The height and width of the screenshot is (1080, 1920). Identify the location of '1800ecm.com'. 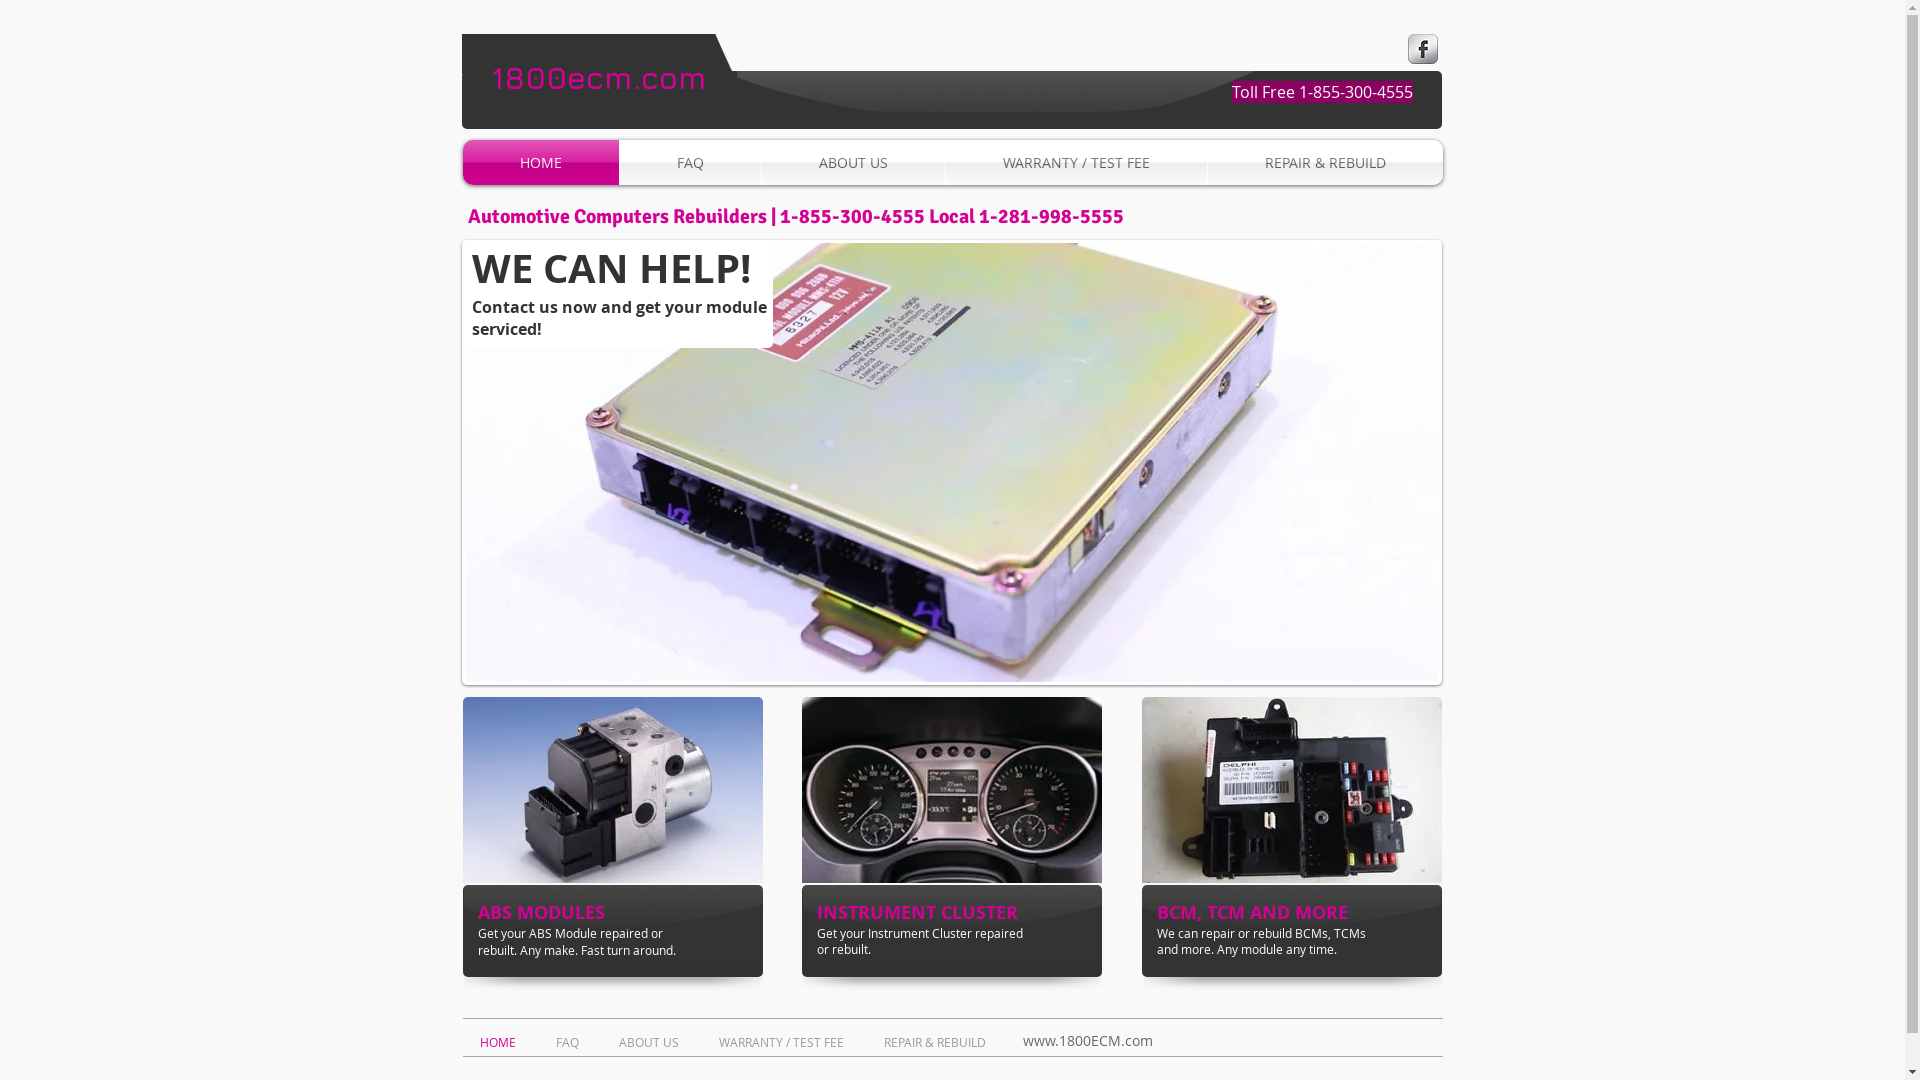
(598, 76).